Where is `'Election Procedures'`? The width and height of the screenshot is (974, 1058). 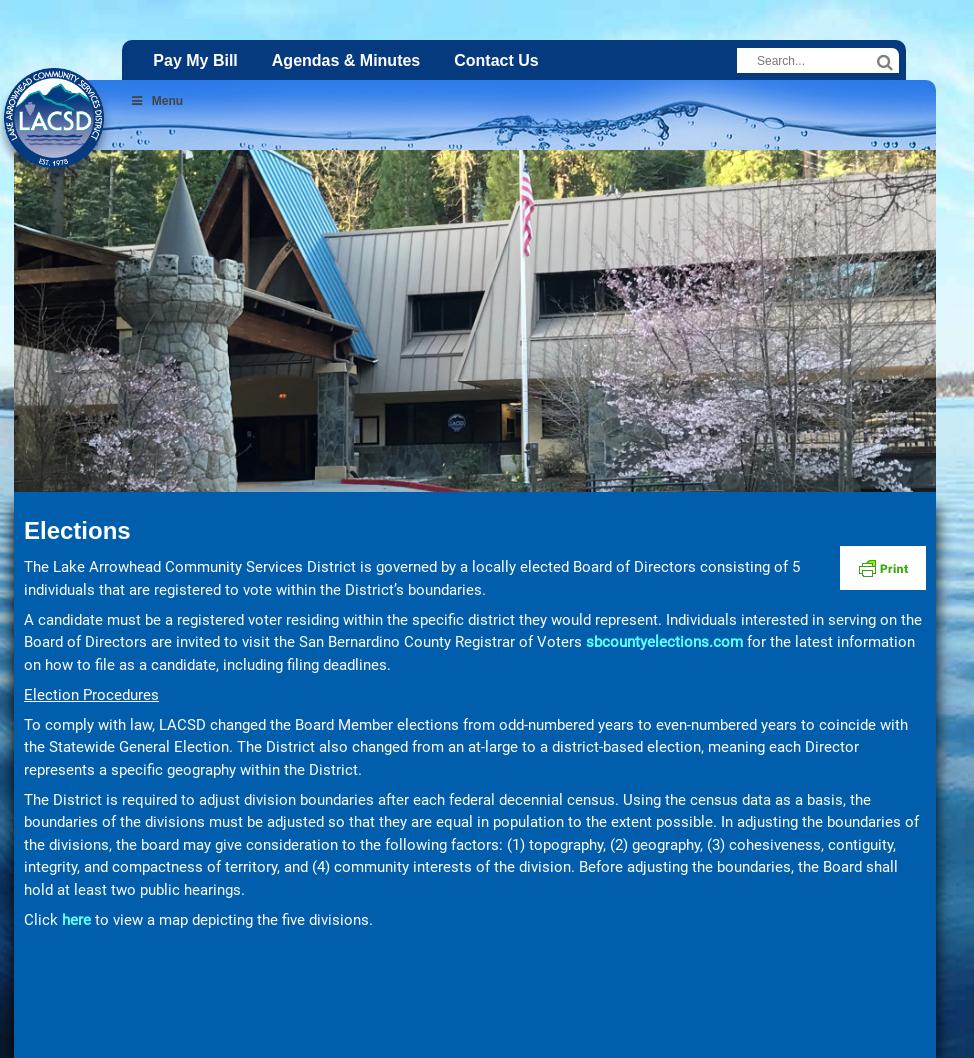
'Election Procedures' is located at coordinates (23, 693).